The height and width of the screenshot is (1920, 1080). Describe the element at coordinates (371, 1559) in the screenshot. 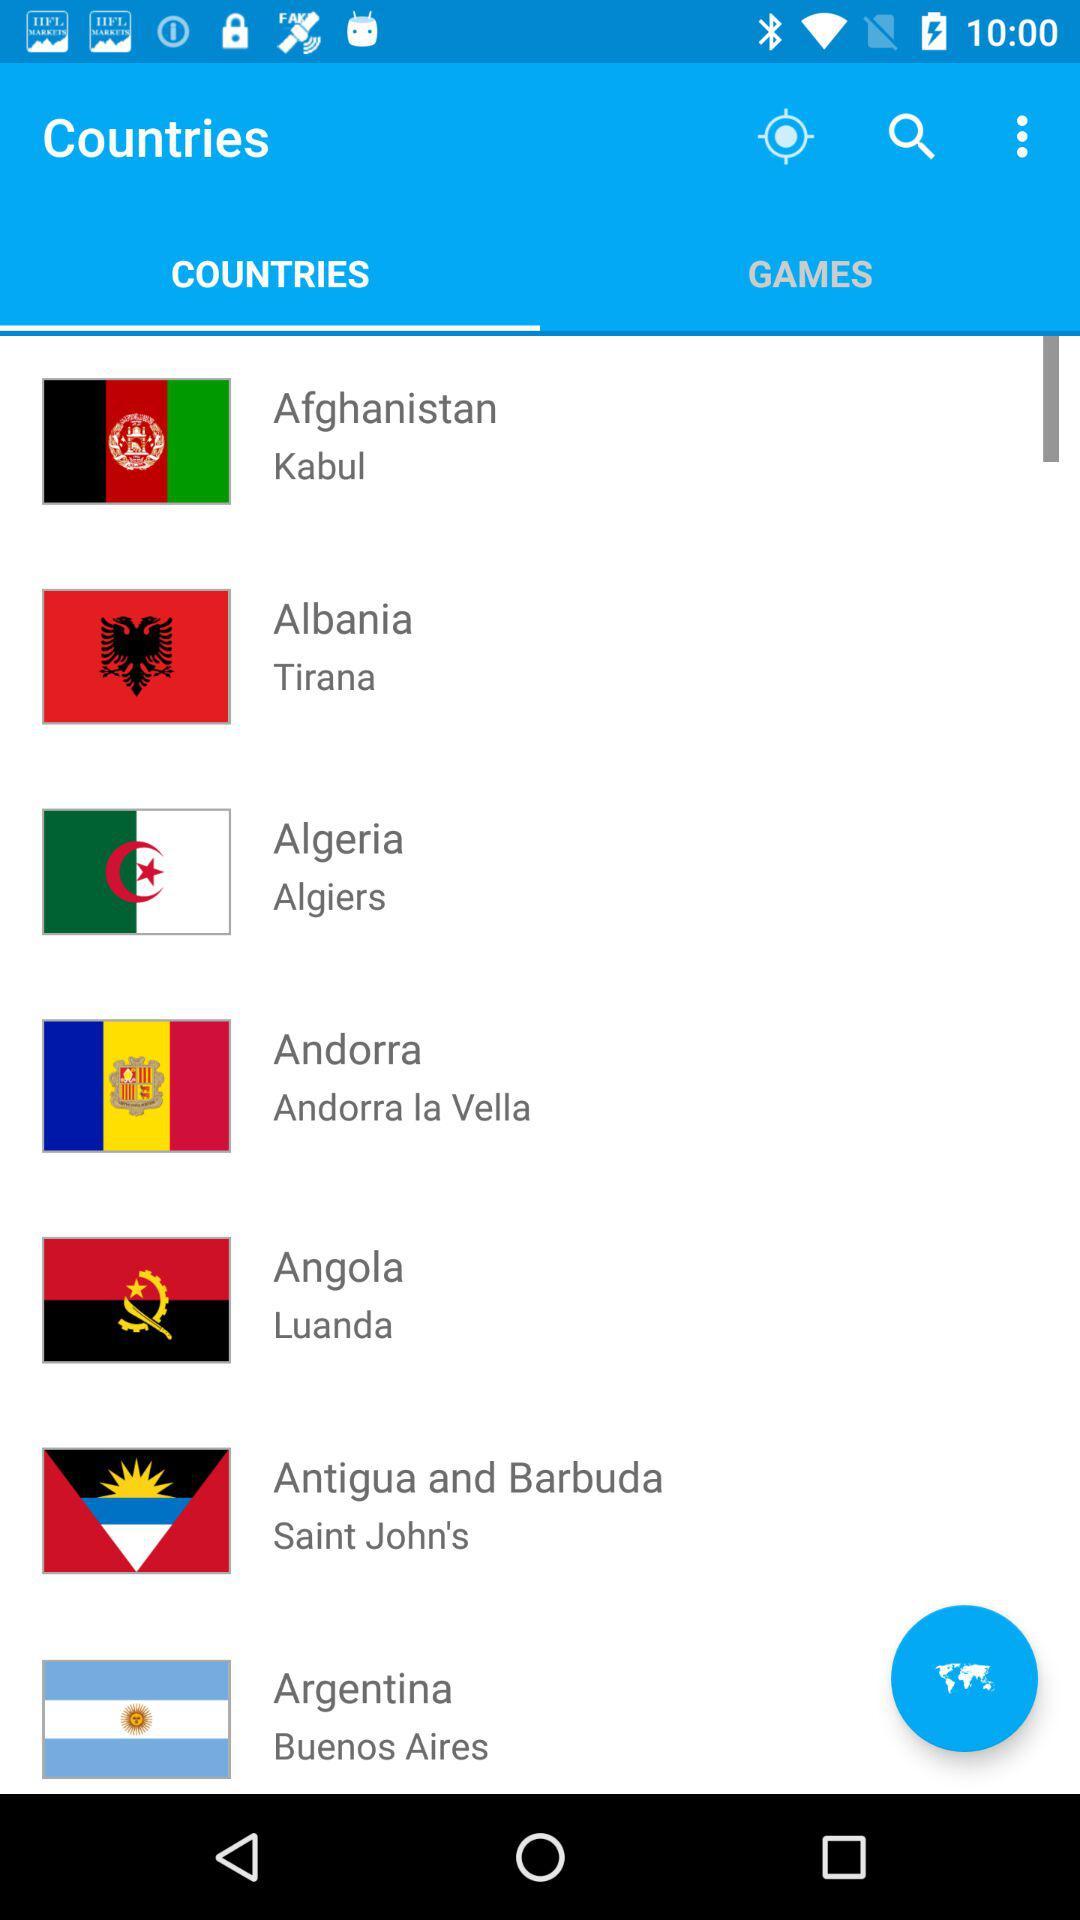

I see `the icon below antigua and barbuda icon` at that location.